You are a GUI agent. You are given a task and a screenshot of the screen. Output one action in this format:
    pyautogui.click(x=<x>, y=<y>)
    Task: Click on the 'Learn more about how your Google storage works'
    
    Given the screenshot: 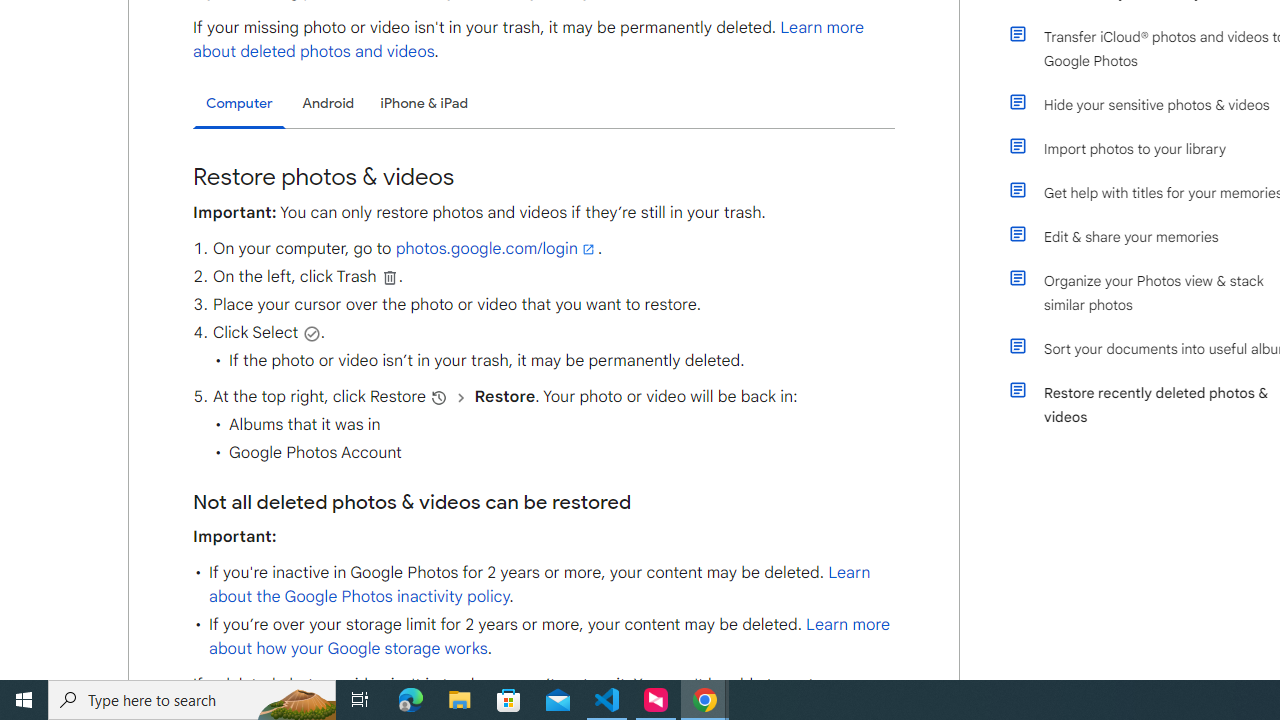 What is the action you would take?
    pyautogui.click(x=549, y=636)
    